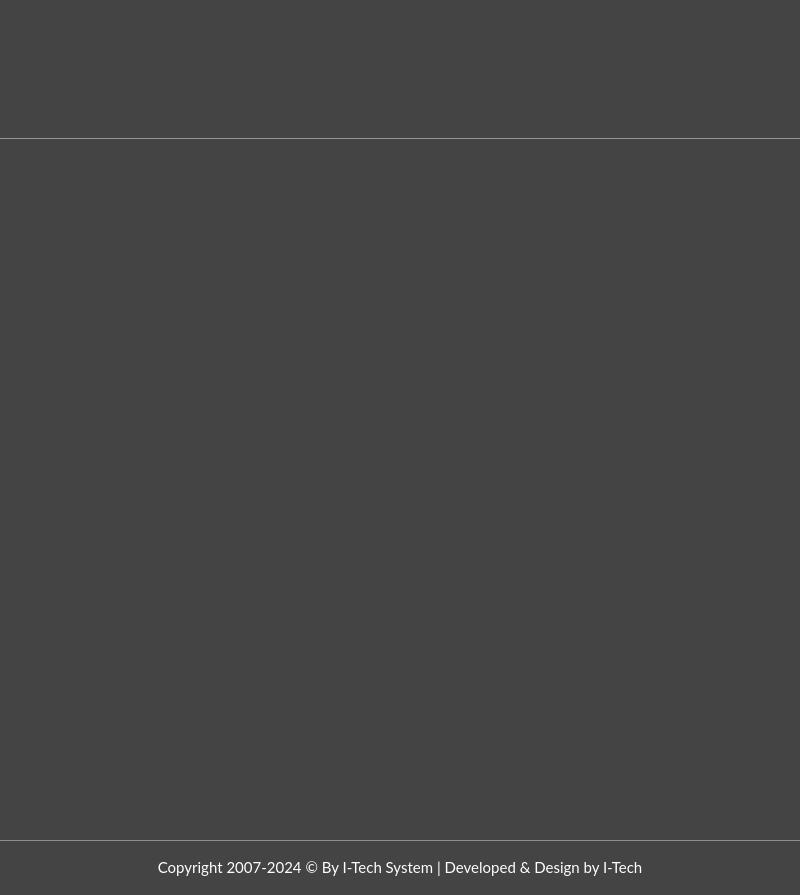  Describe the element at coordinates (39, 121) in the screenshot. I see `'Beside Westside Mall, Yeolekar Mala,'` at that location.